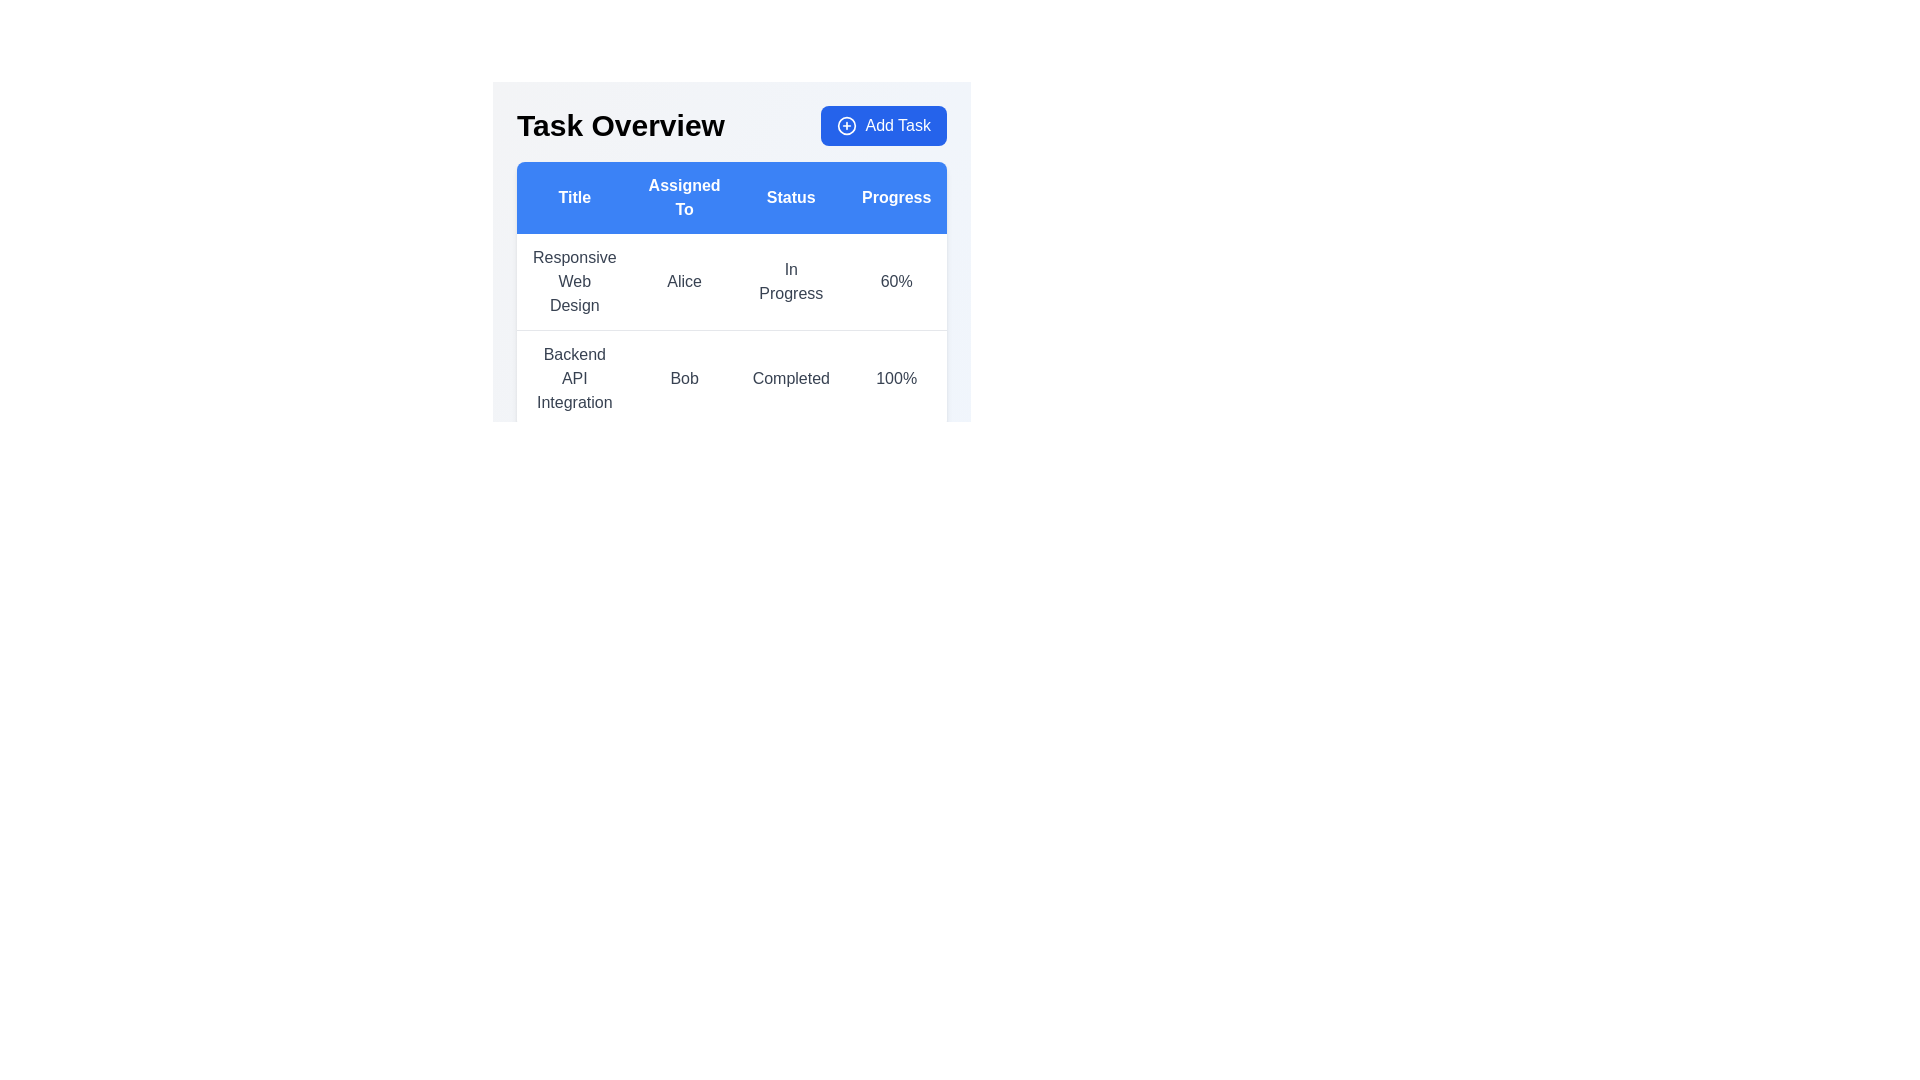  What do you see at coordinates (895, 197) in the screenshot?
I see `the 'Progress' column header in the 'Task Overview' layout, which is the fourth column header with a blue background and white bold text` at bounding box center [895, 197].